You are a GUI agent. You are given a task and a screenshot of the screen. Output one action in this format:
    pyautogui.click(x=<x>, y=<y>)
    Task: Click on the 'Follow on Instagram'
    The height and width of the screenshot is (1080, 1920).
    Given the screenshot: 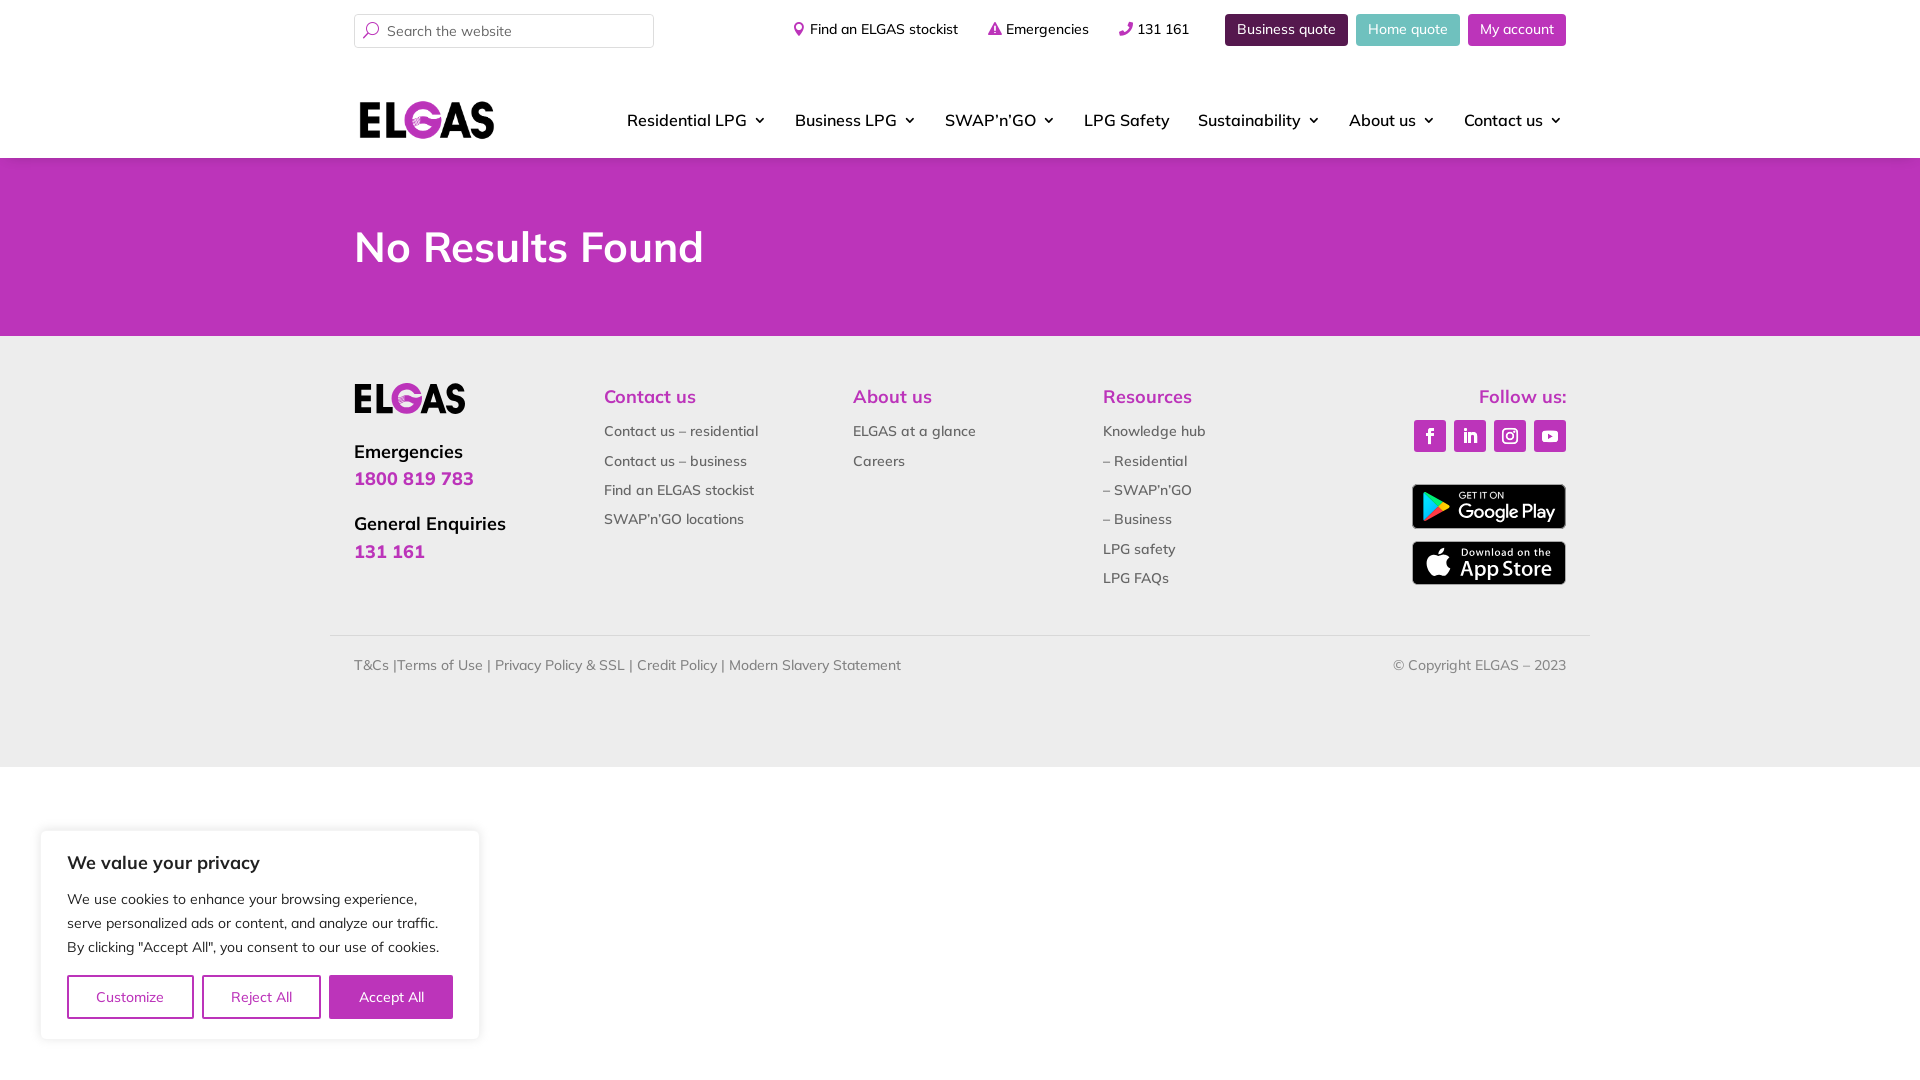 What is the action you would take?
    pyautogui.click(x=1510, y=434)
    